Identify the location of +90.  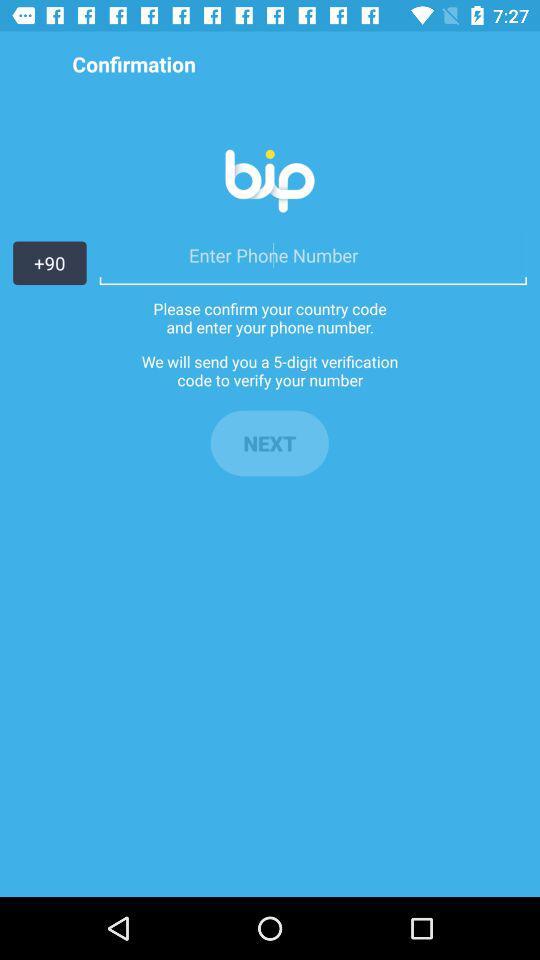
(49, 262).